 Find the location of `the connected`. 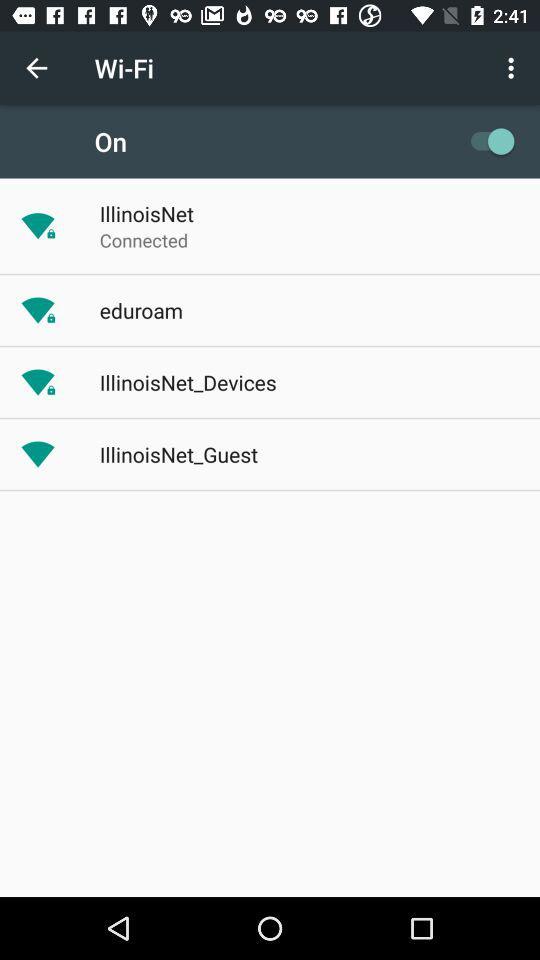

the connected is located at coordinates (143, 240).